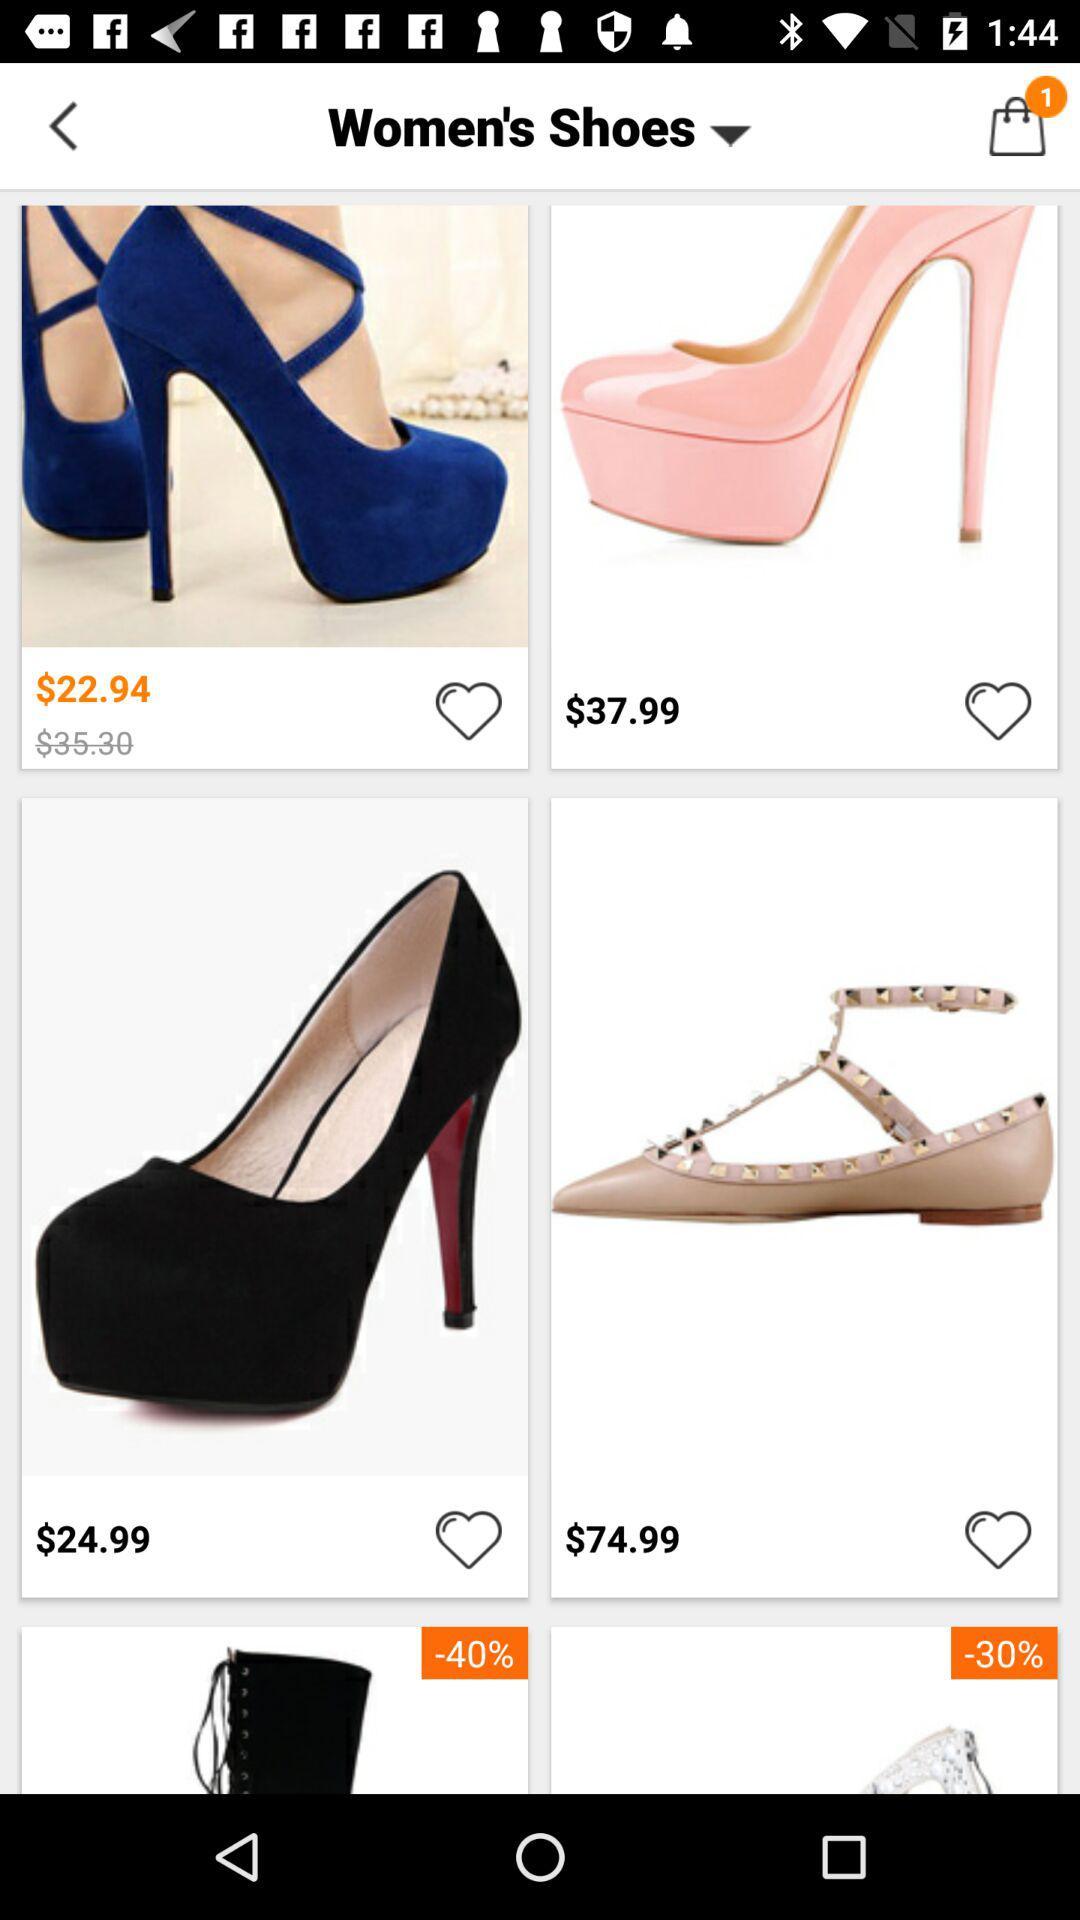 This screenshot has width=1080, height=1920. What do you see at coordinates (998, 1537) in the screenshot?
I see `item to favorites` at bounding box center [998, 1537].